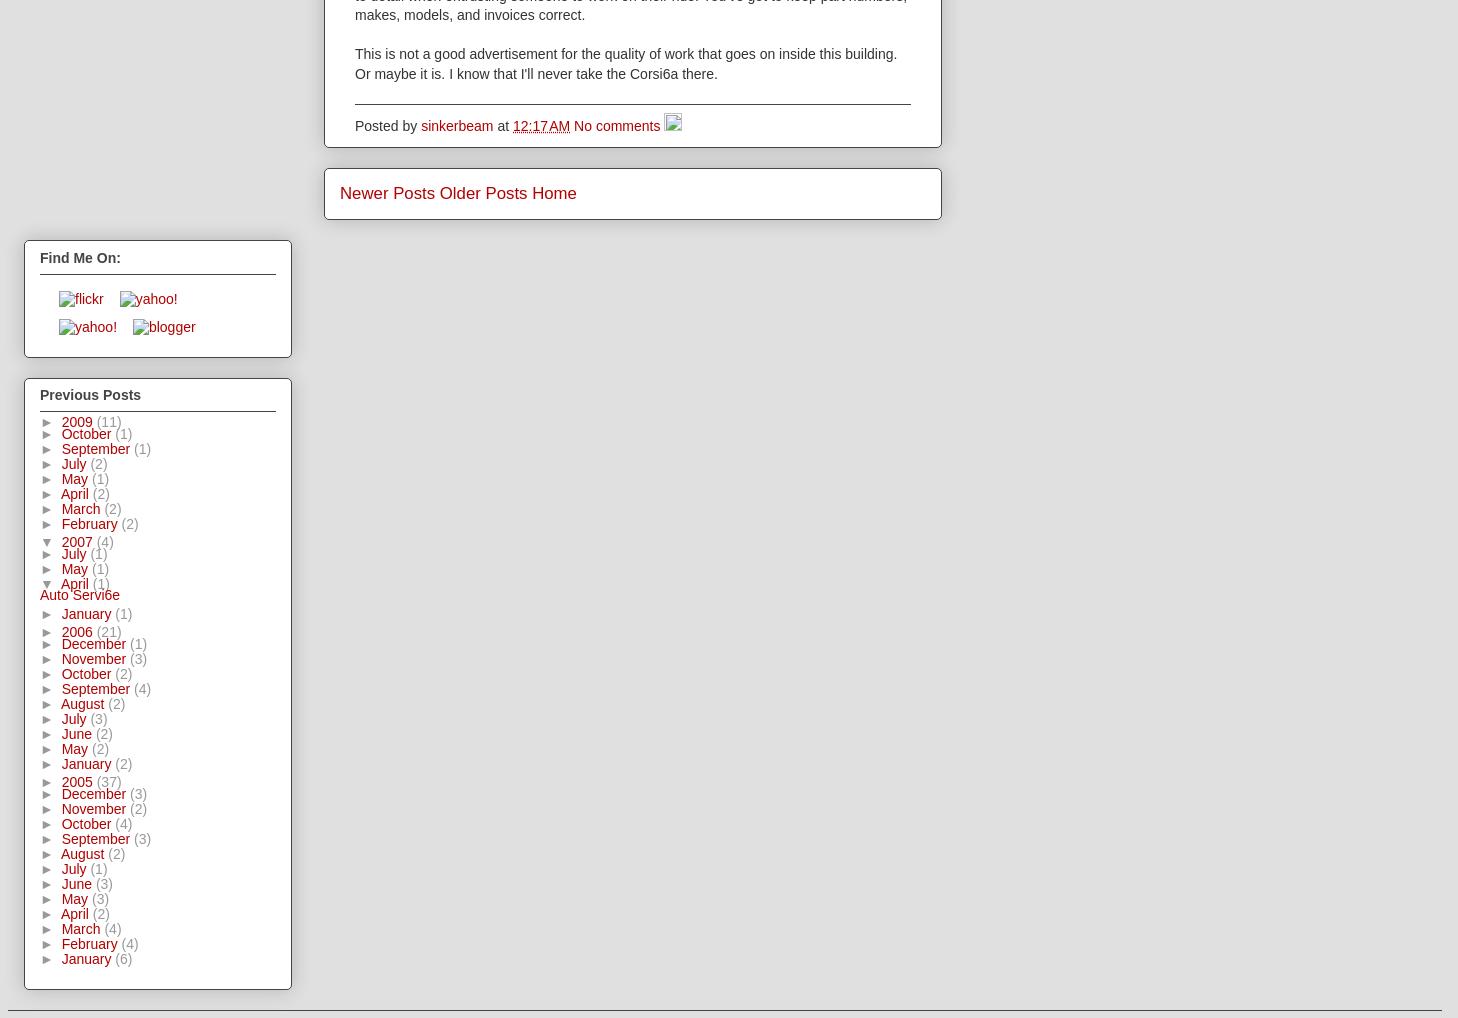 The height and width of the screenshot is (1018, 1458). Describe the element at coordinates (77, 420) in the screenshot. I see `'2009'` at that location.